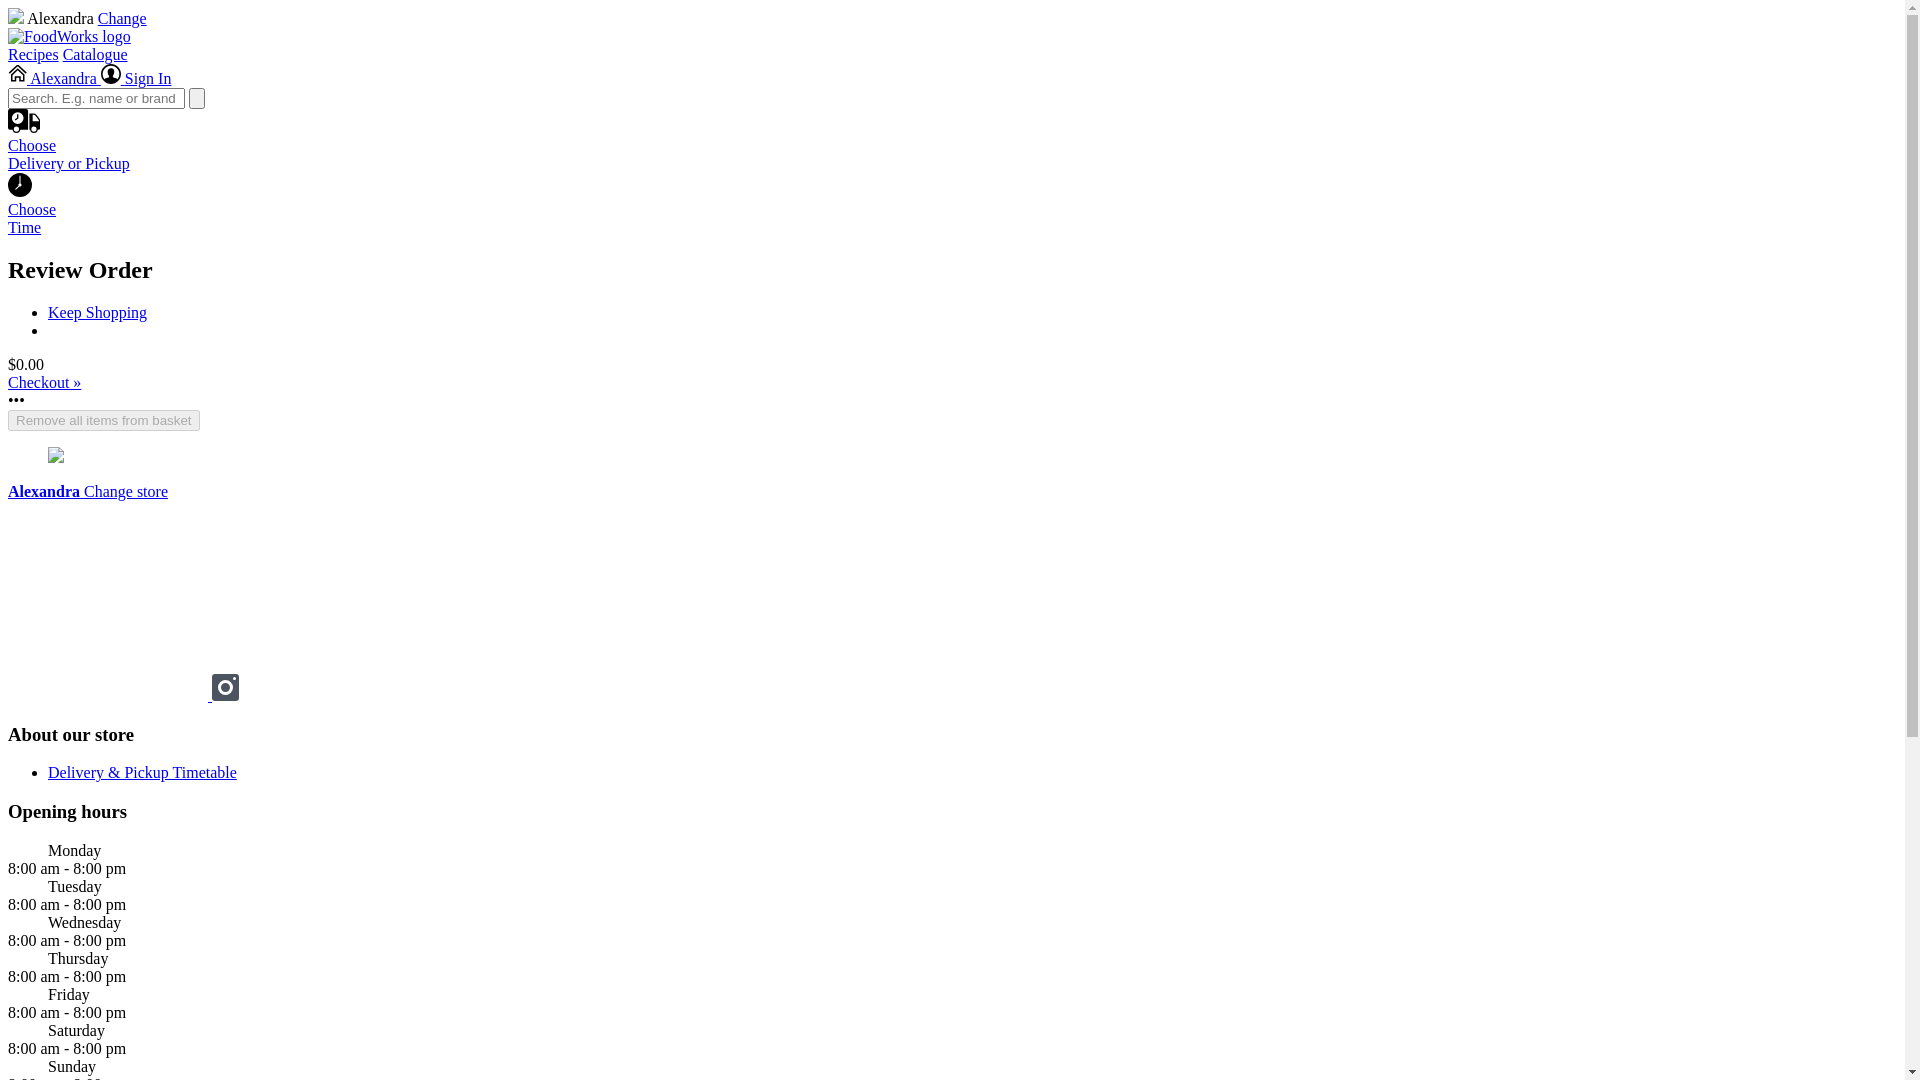  I want to click on 'Alexandra', so click(8, 77).